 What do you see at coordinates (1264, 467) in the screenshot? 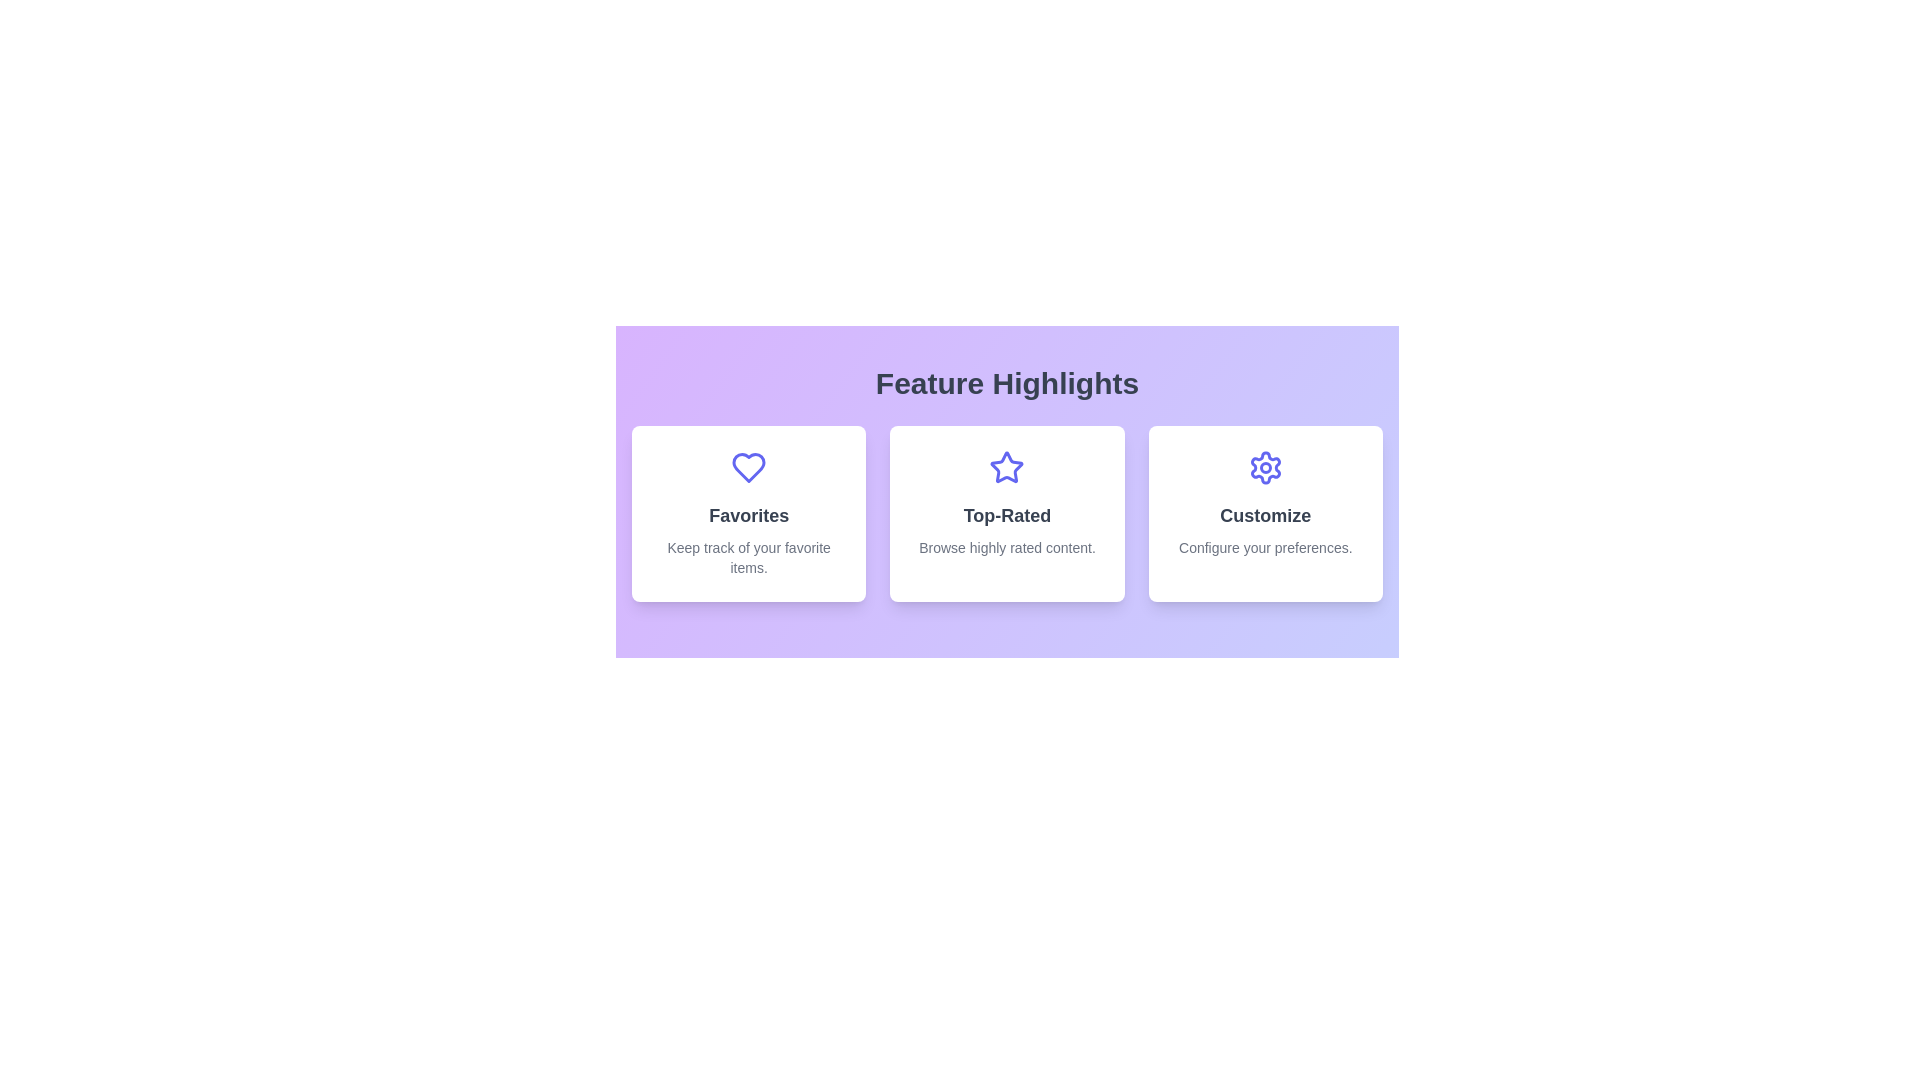
I see `the circular dot at the center of the gear icon, which is part of the 'Feature Highlights' group on the right` at bounding box center [1264, 467].